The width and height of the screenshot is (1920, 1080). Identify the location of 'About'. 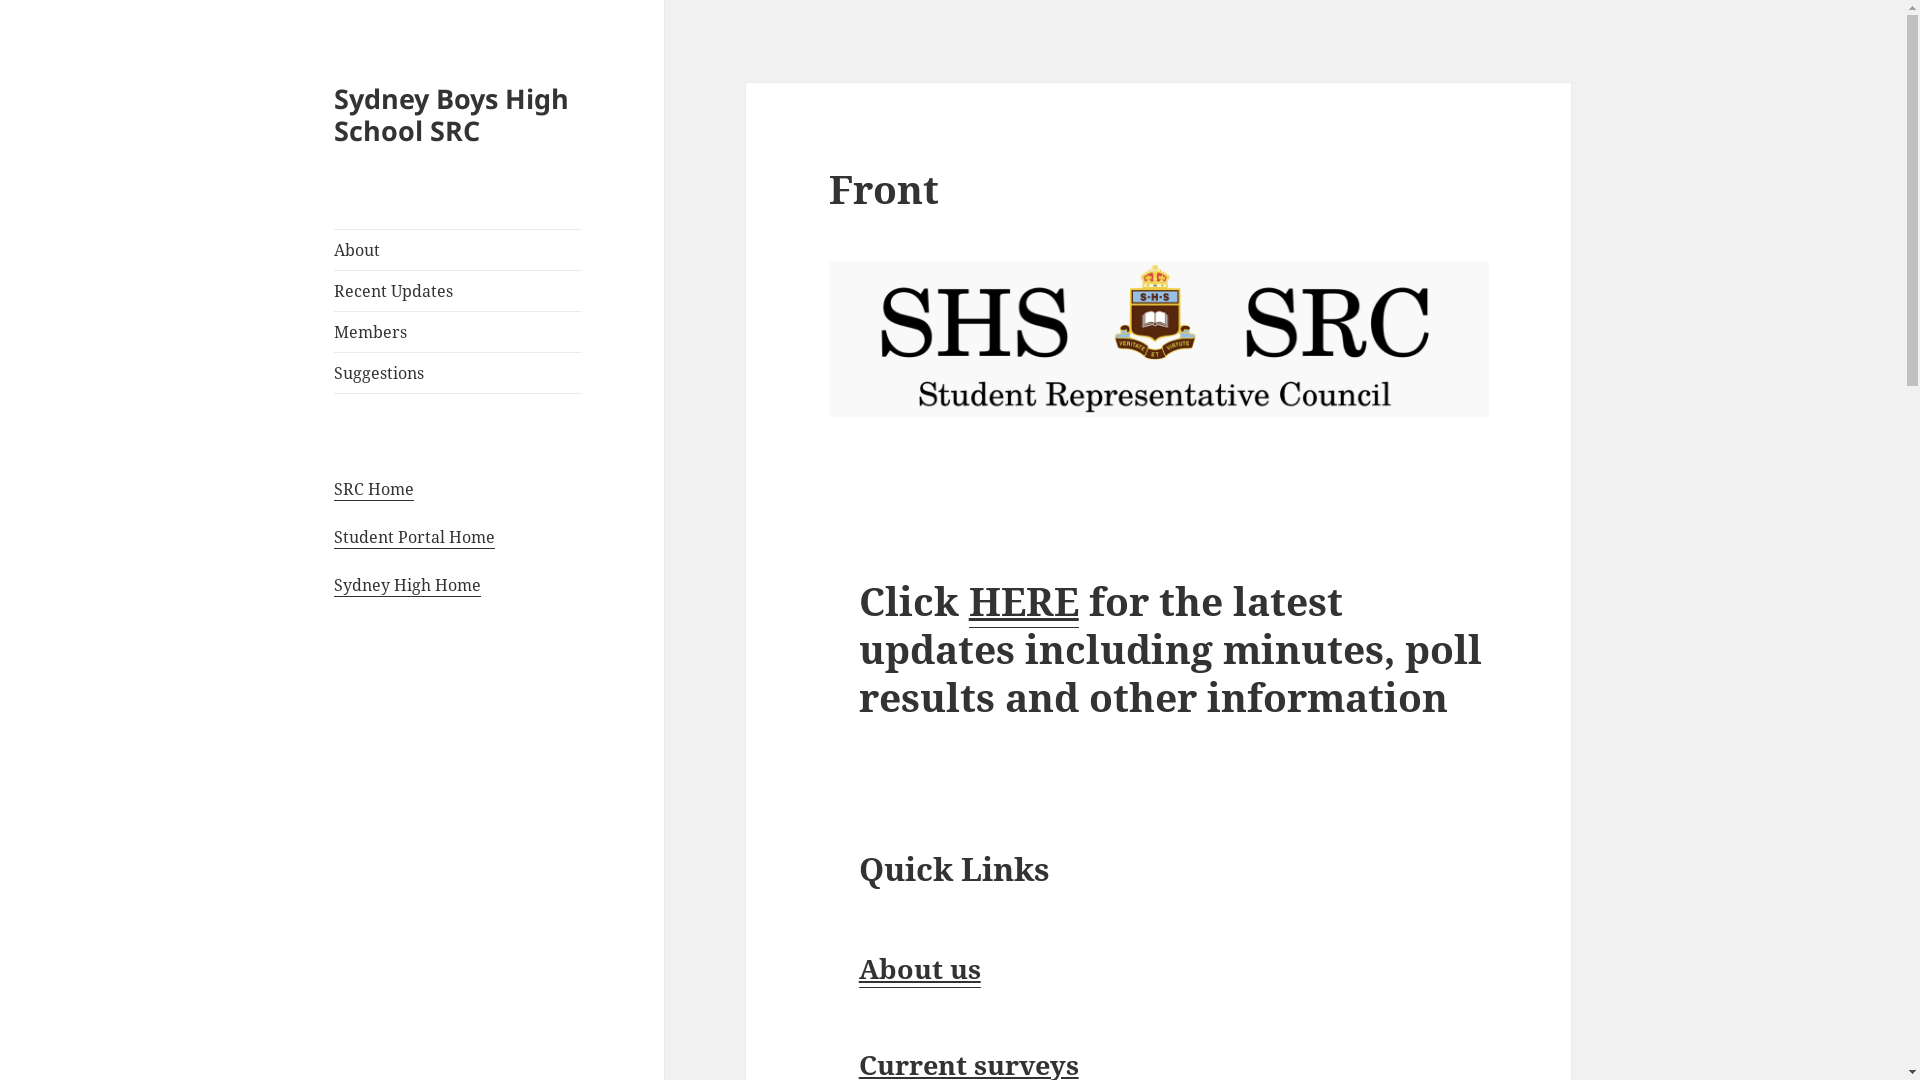
(334, 249).